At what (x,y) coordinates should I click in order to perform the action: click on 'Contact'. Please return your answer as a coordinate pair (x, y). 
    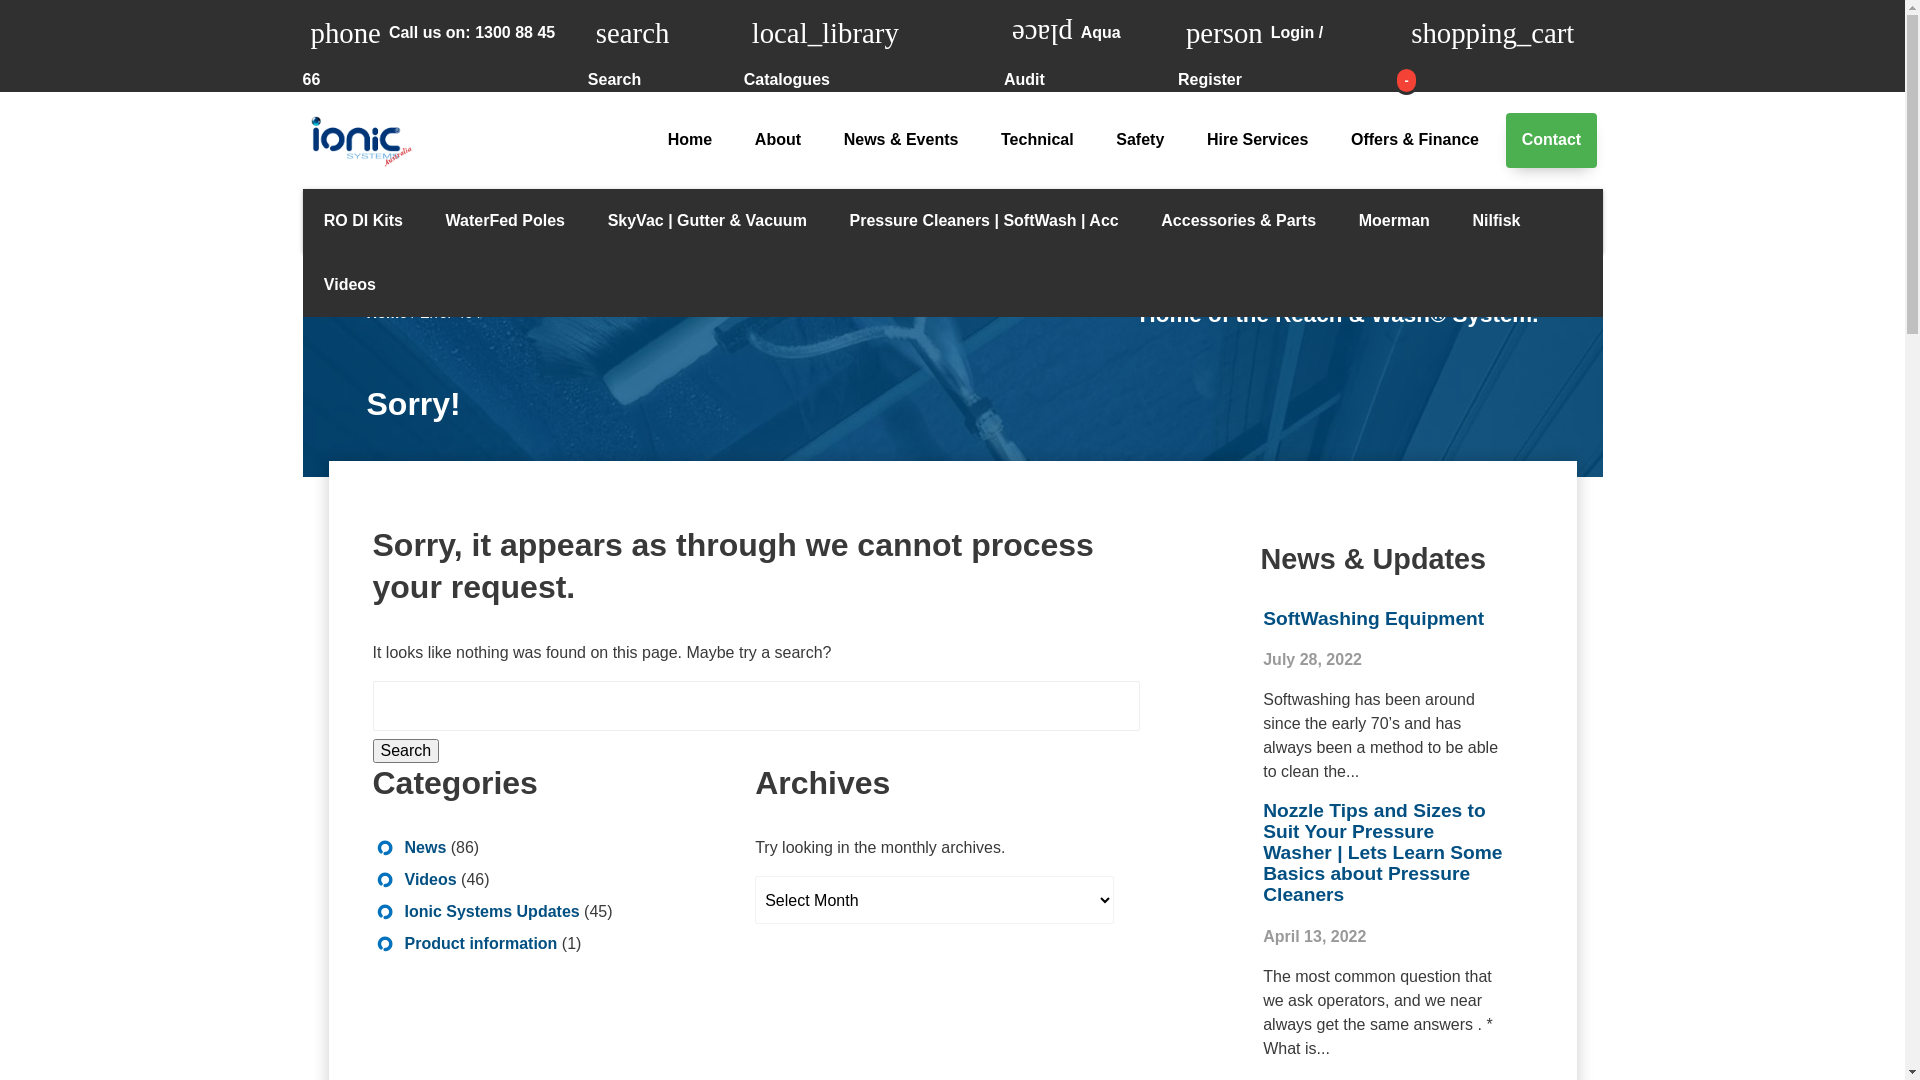
    Looking at the image, I should click on (1550, 138).